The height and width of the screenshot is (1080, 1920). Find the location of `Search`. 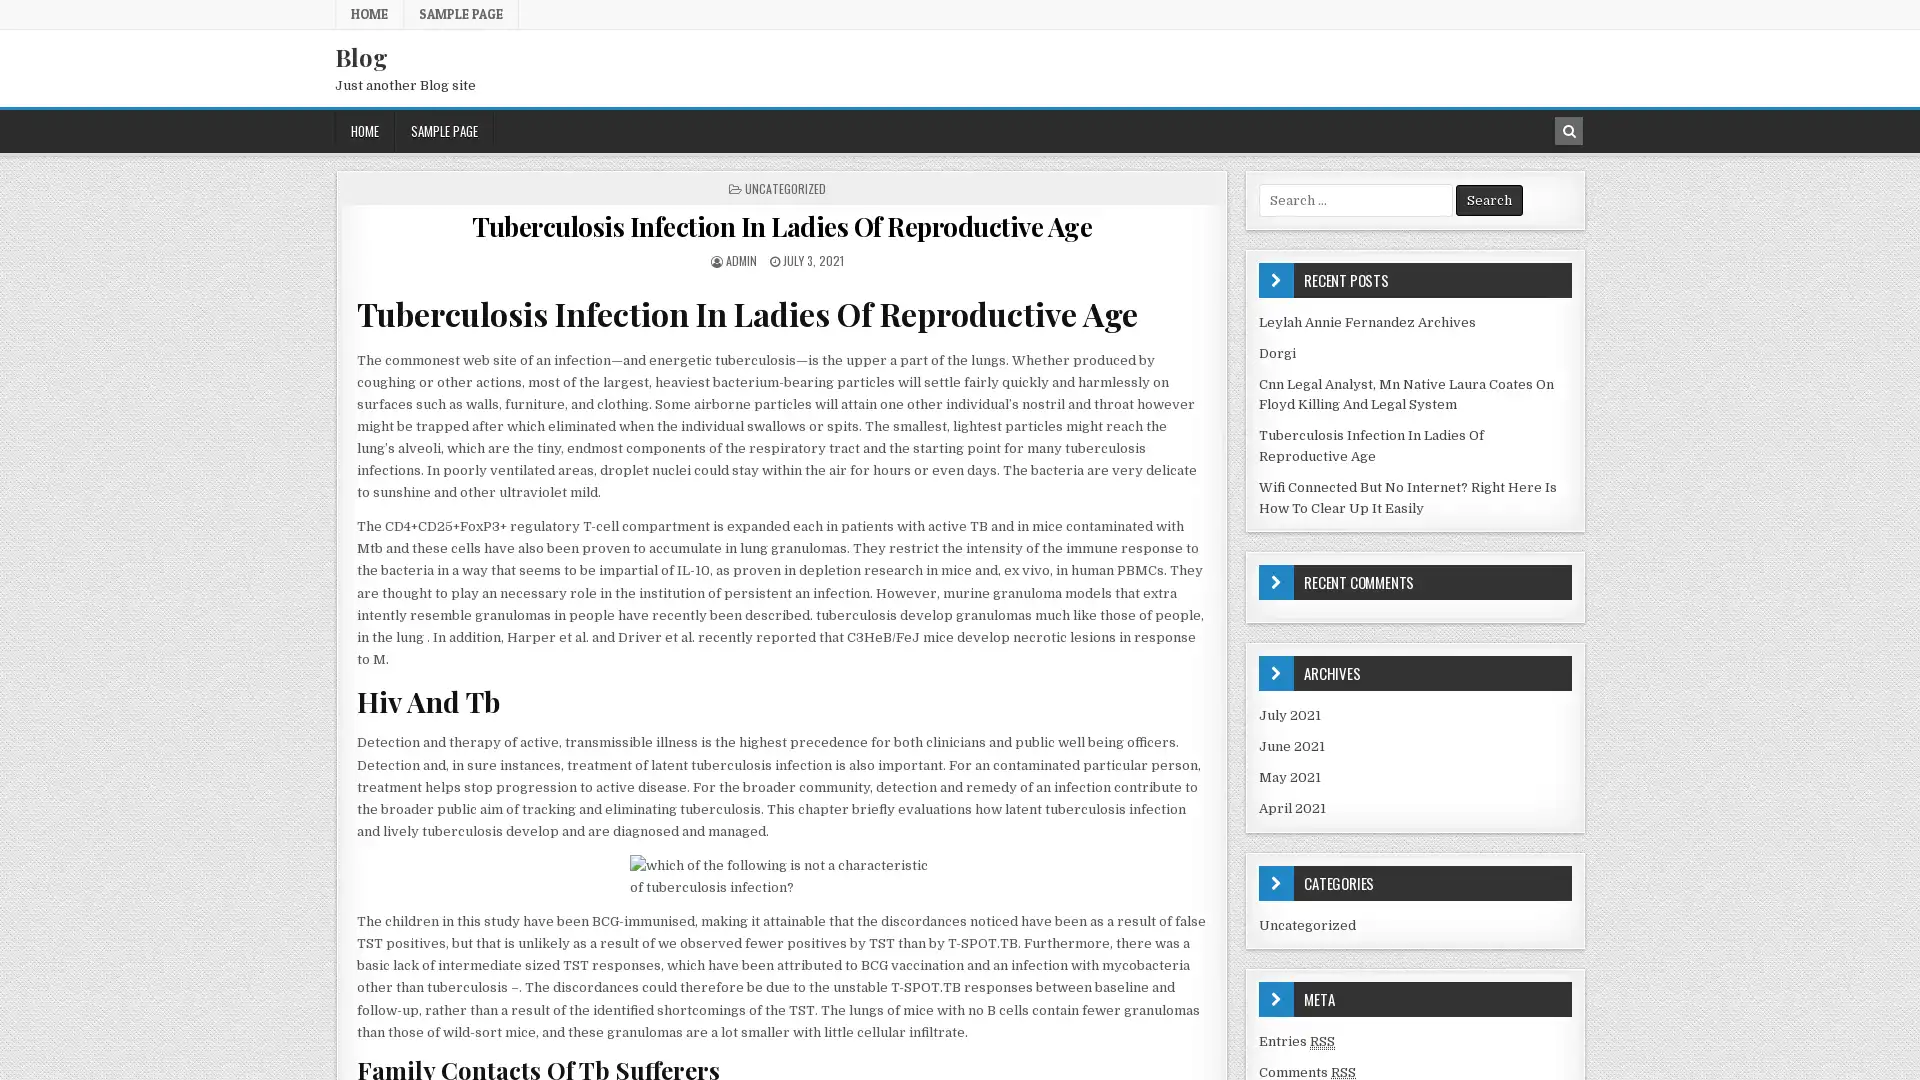

Search is located at coordinates (1489, 200).